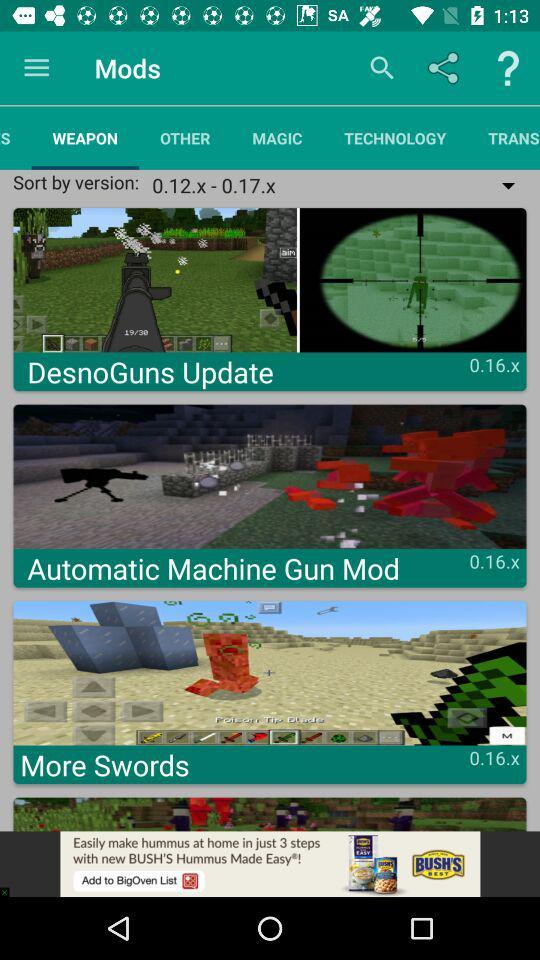 Image resolution: width=540 pixels, height=960 pixels. Describe the element at coordinates (185, 137) in the screenshot. I see `the icon to the left of the magic icon` at that location.